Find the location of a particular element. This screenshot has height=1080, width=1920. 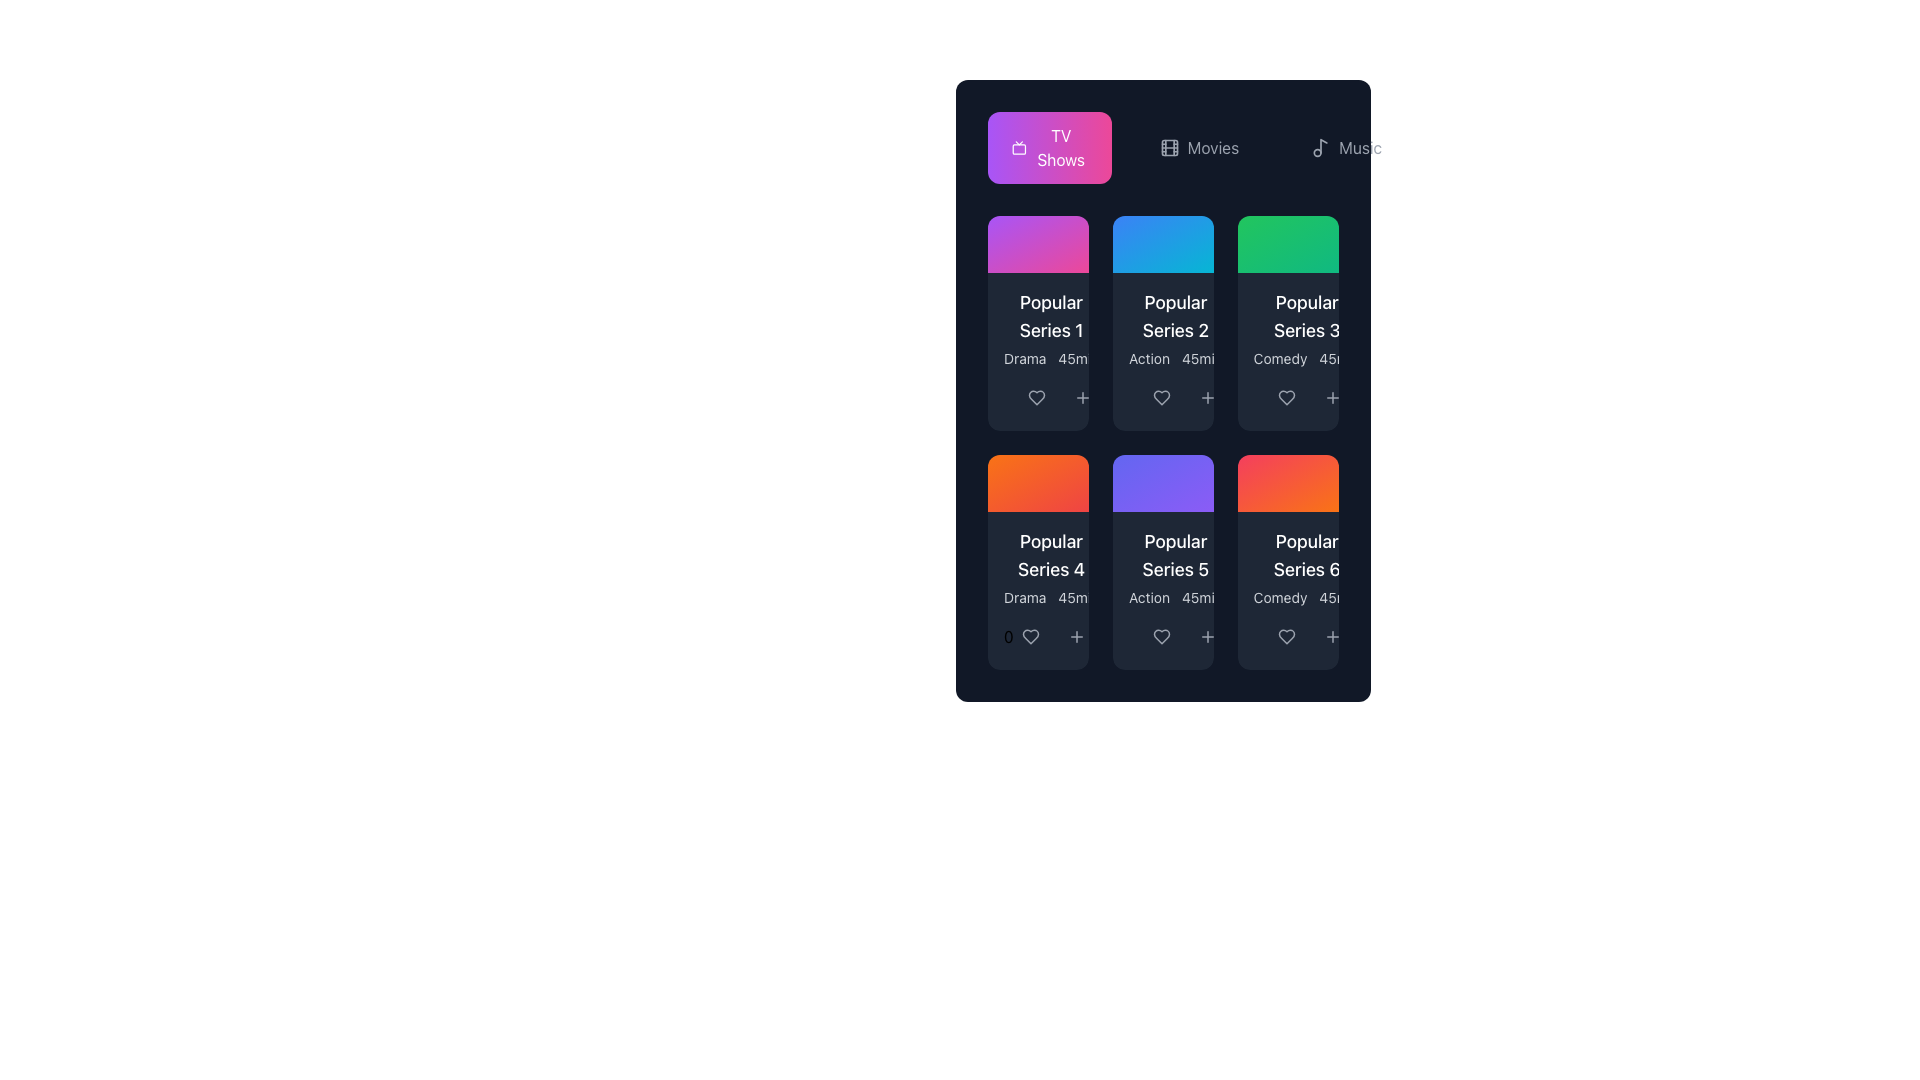

the '+' button located in the bottom-right corner of the 'Popular Series 6' card is located at coordinates (1333, 636).